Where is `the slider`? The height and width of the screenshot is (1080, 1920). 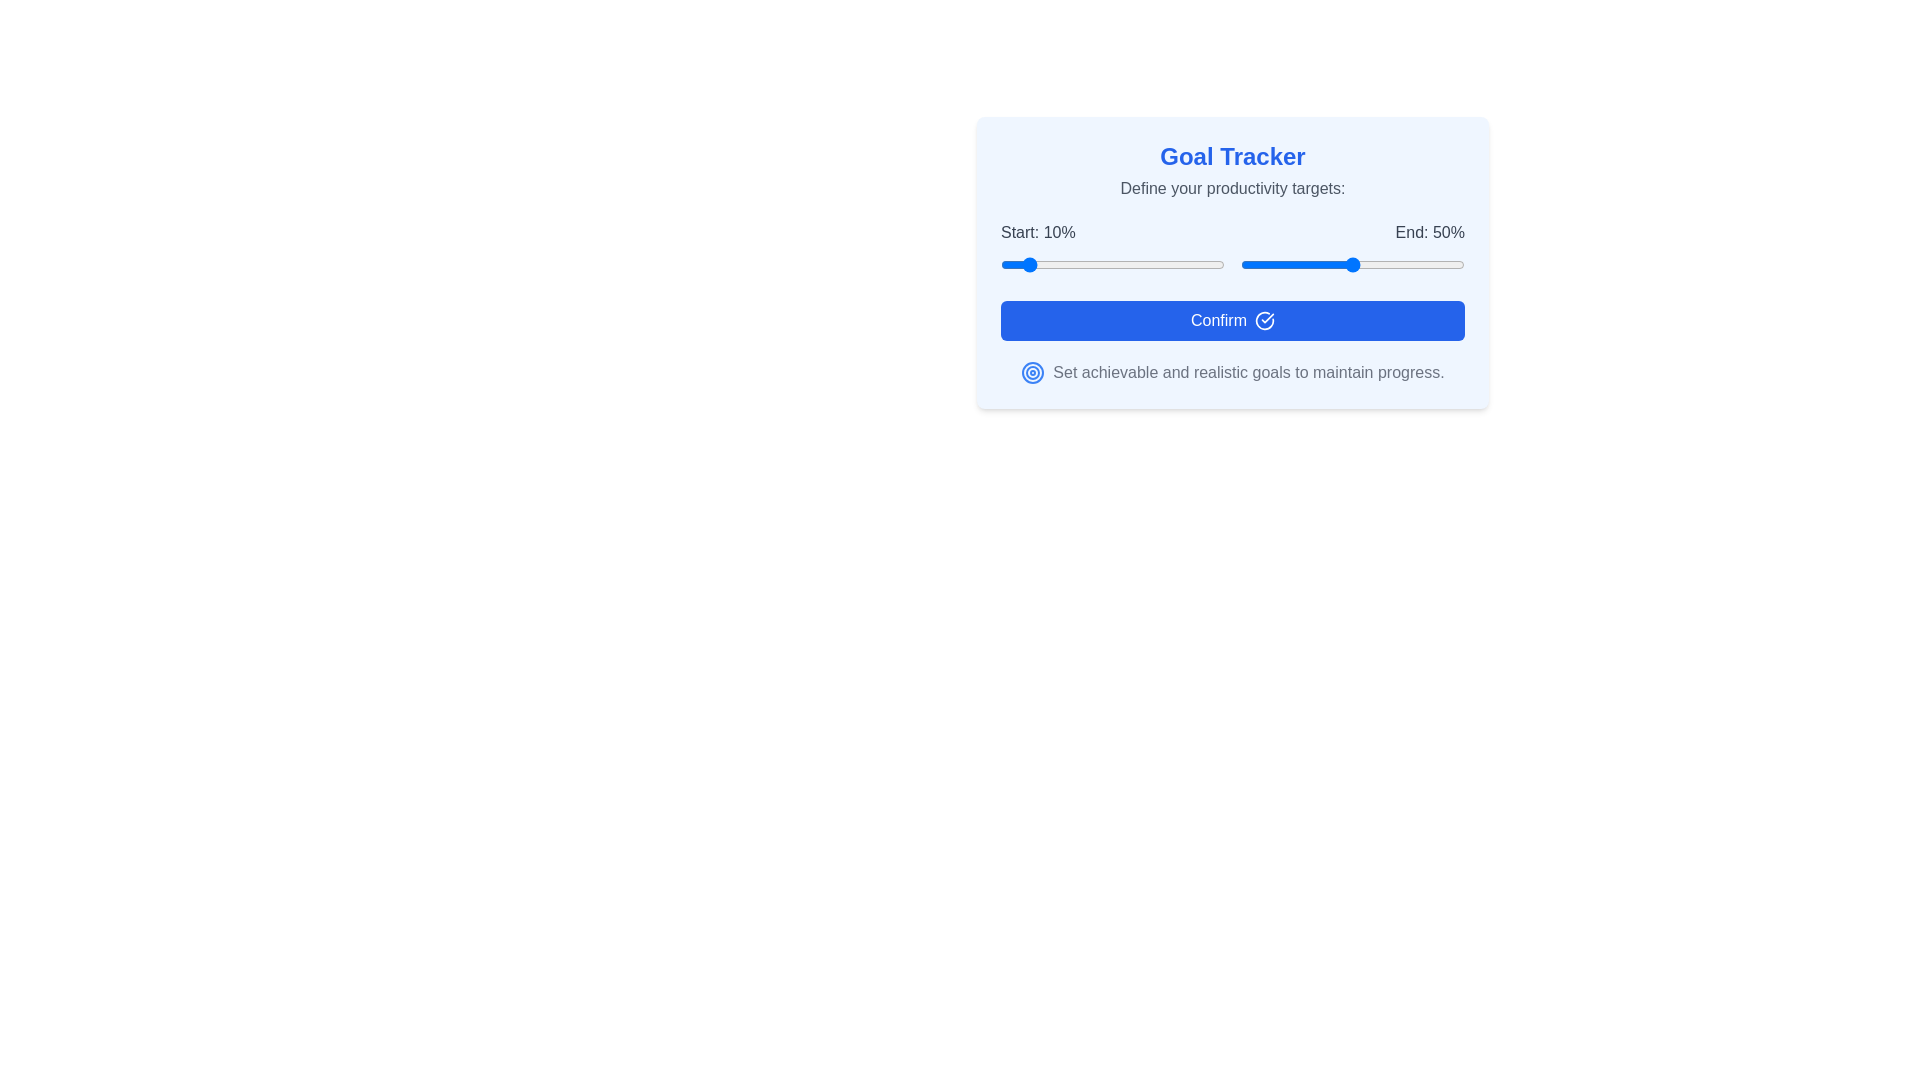 the slider is located at coordinates (1419, 264).